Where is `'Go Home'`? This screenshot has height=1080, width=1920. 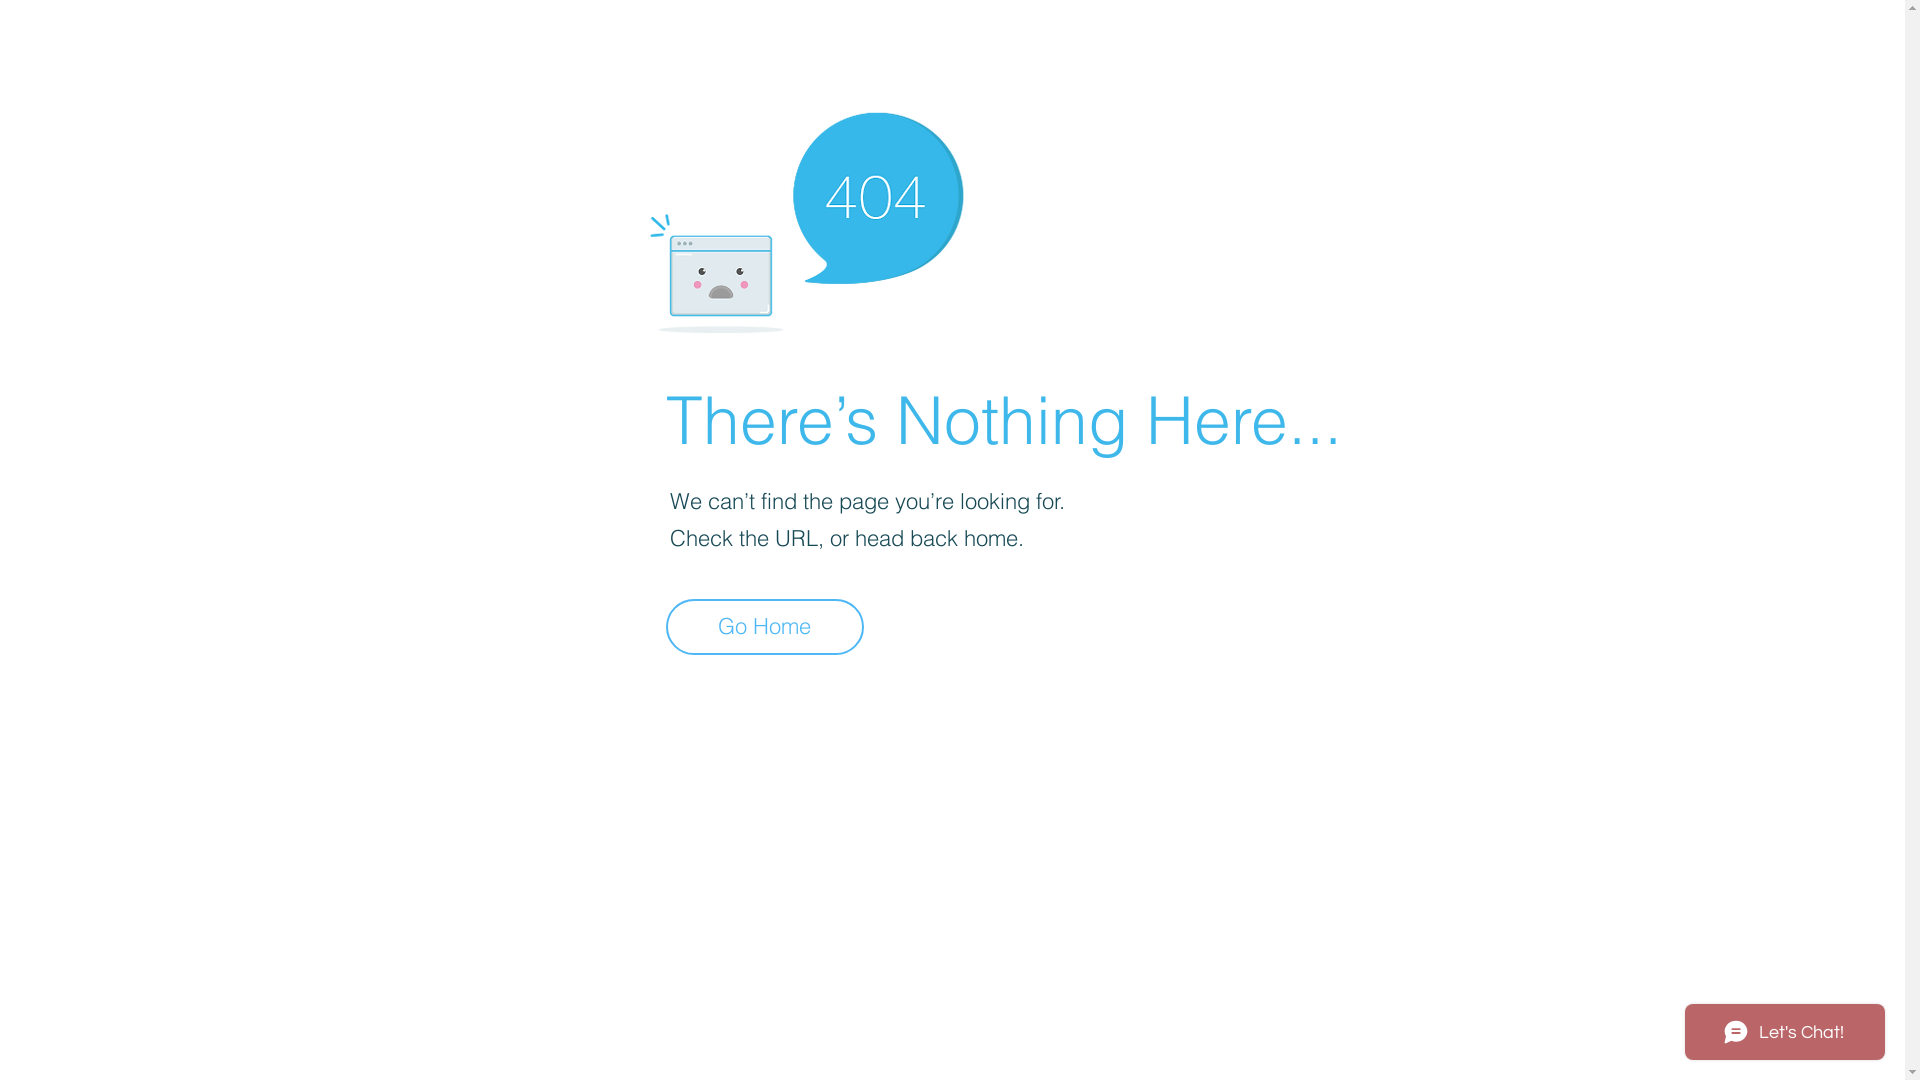 'Go Home' is located at coordinates (666, 626).